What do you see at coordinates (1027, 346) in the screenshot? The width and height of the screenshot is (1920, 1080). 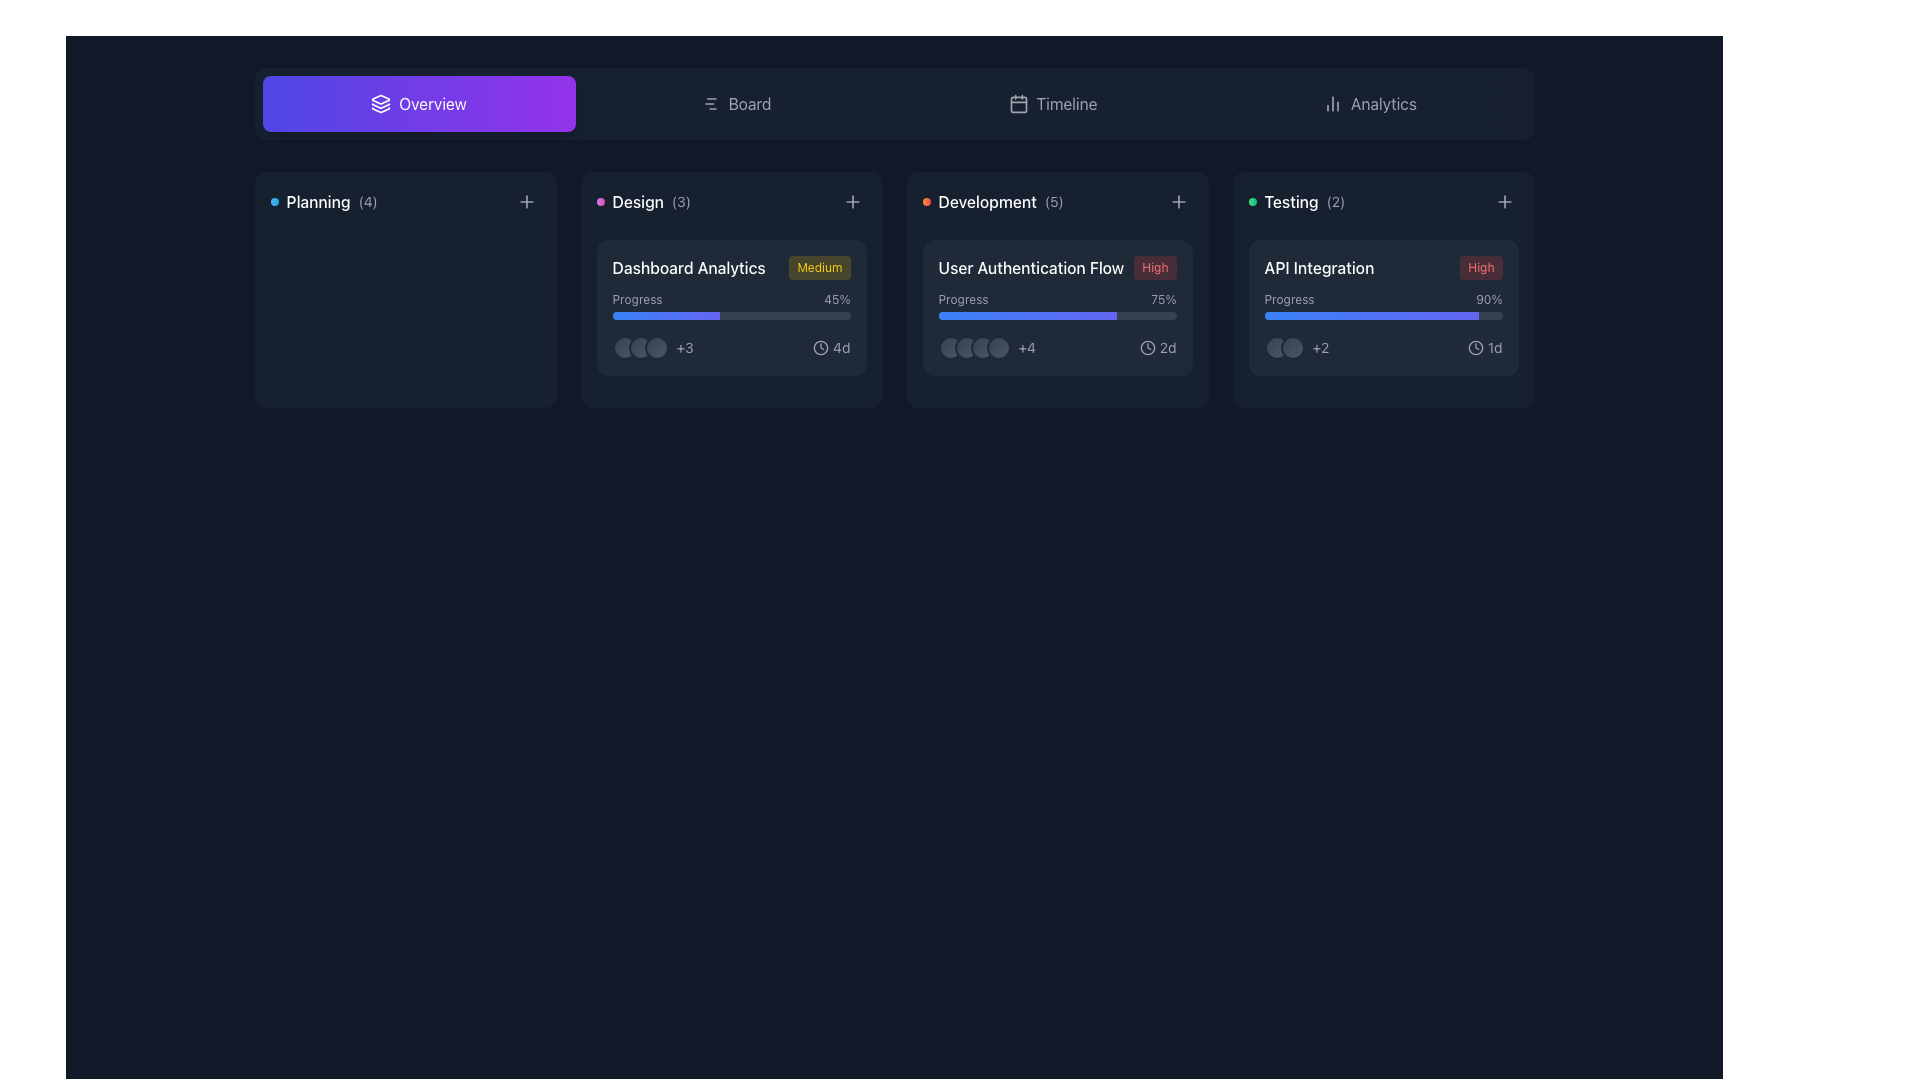 I see `the text label displaying '+4' in gray color, located at the bottom center-right of the 'User Authentication Flow' card in the 'Development' column` at bounding box center [1027, 346].